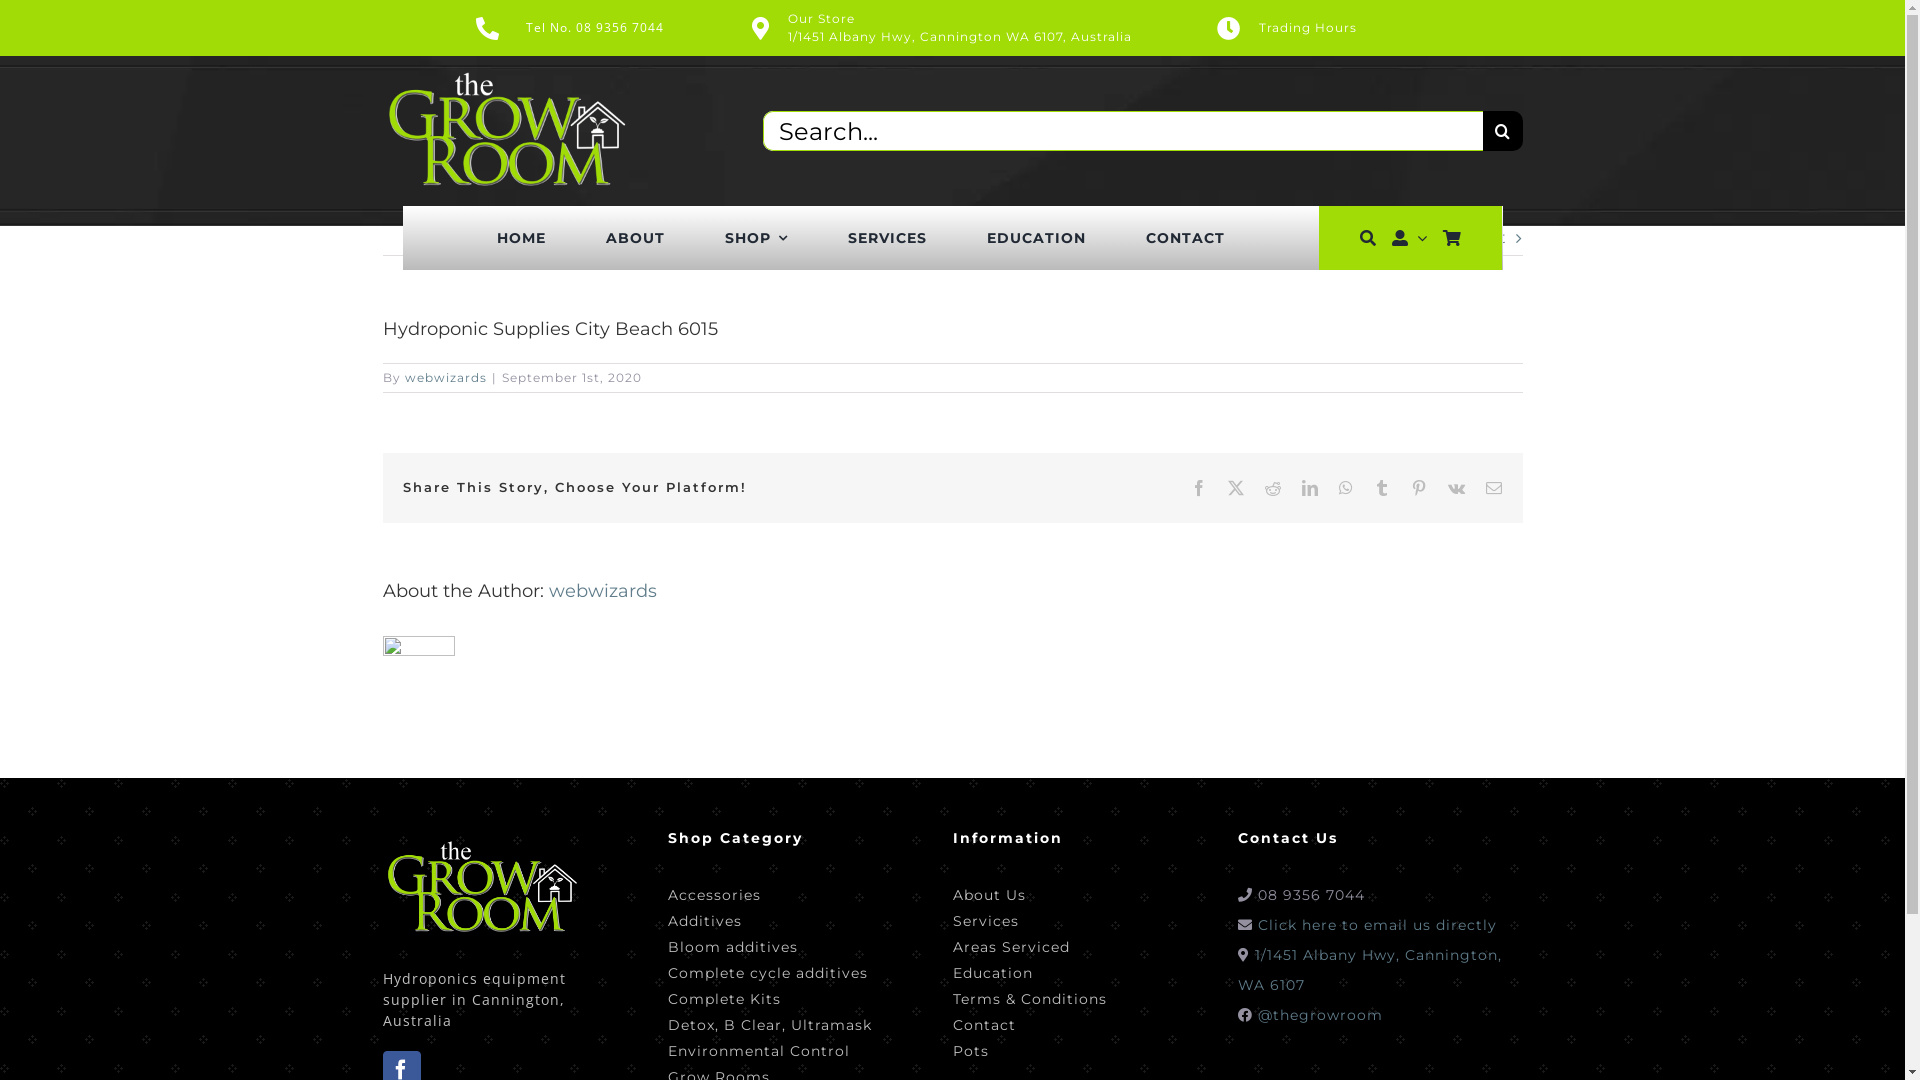 The height and width of the screenshot is (1080, 1920). What do you see at coordinates (1028, 945) in the screenshot?
I see `'Areas Serviced'` at bounding box center [1028, 945].